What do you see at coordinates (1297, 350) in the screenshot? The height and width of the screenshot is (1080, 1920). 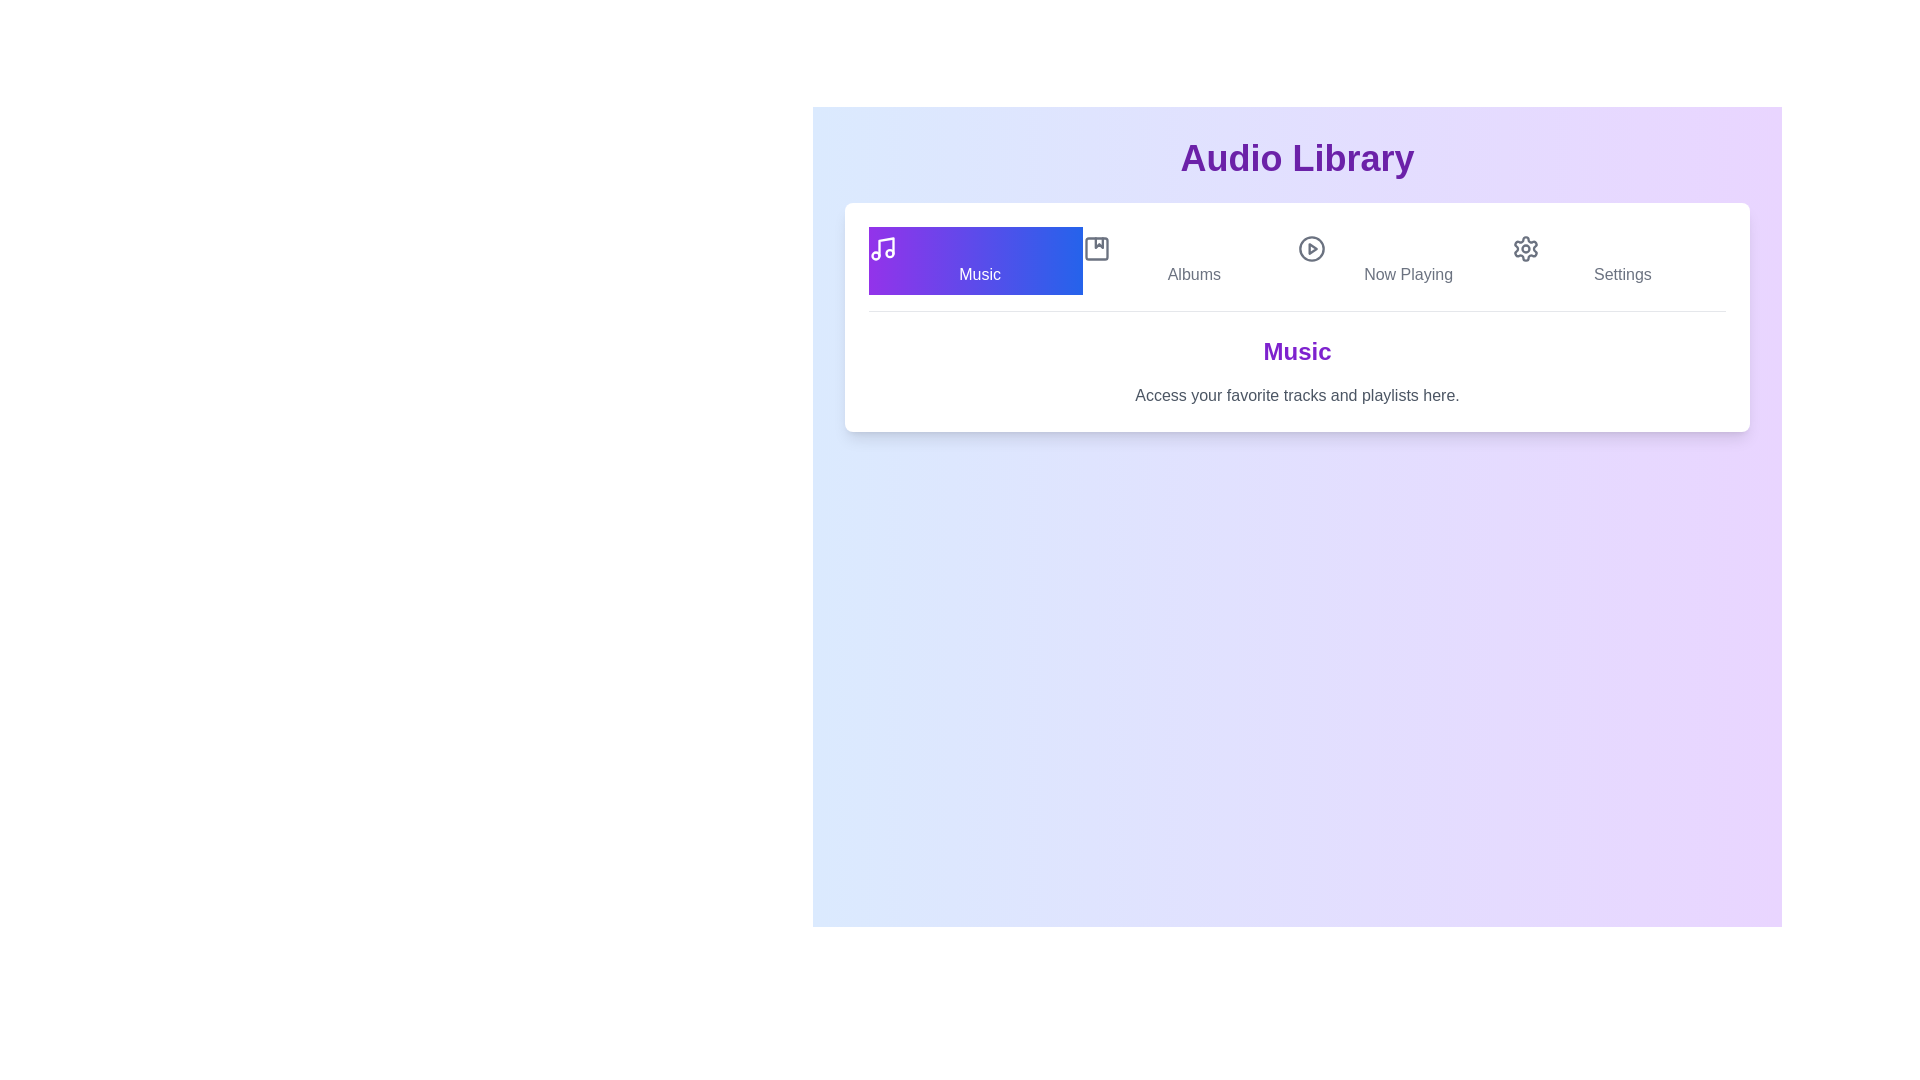 I see `the 'Music' heading text element, which introduces the 'Music' section and is located beneath the navigation menu within a white content card` at bounding box center [1297, 350].